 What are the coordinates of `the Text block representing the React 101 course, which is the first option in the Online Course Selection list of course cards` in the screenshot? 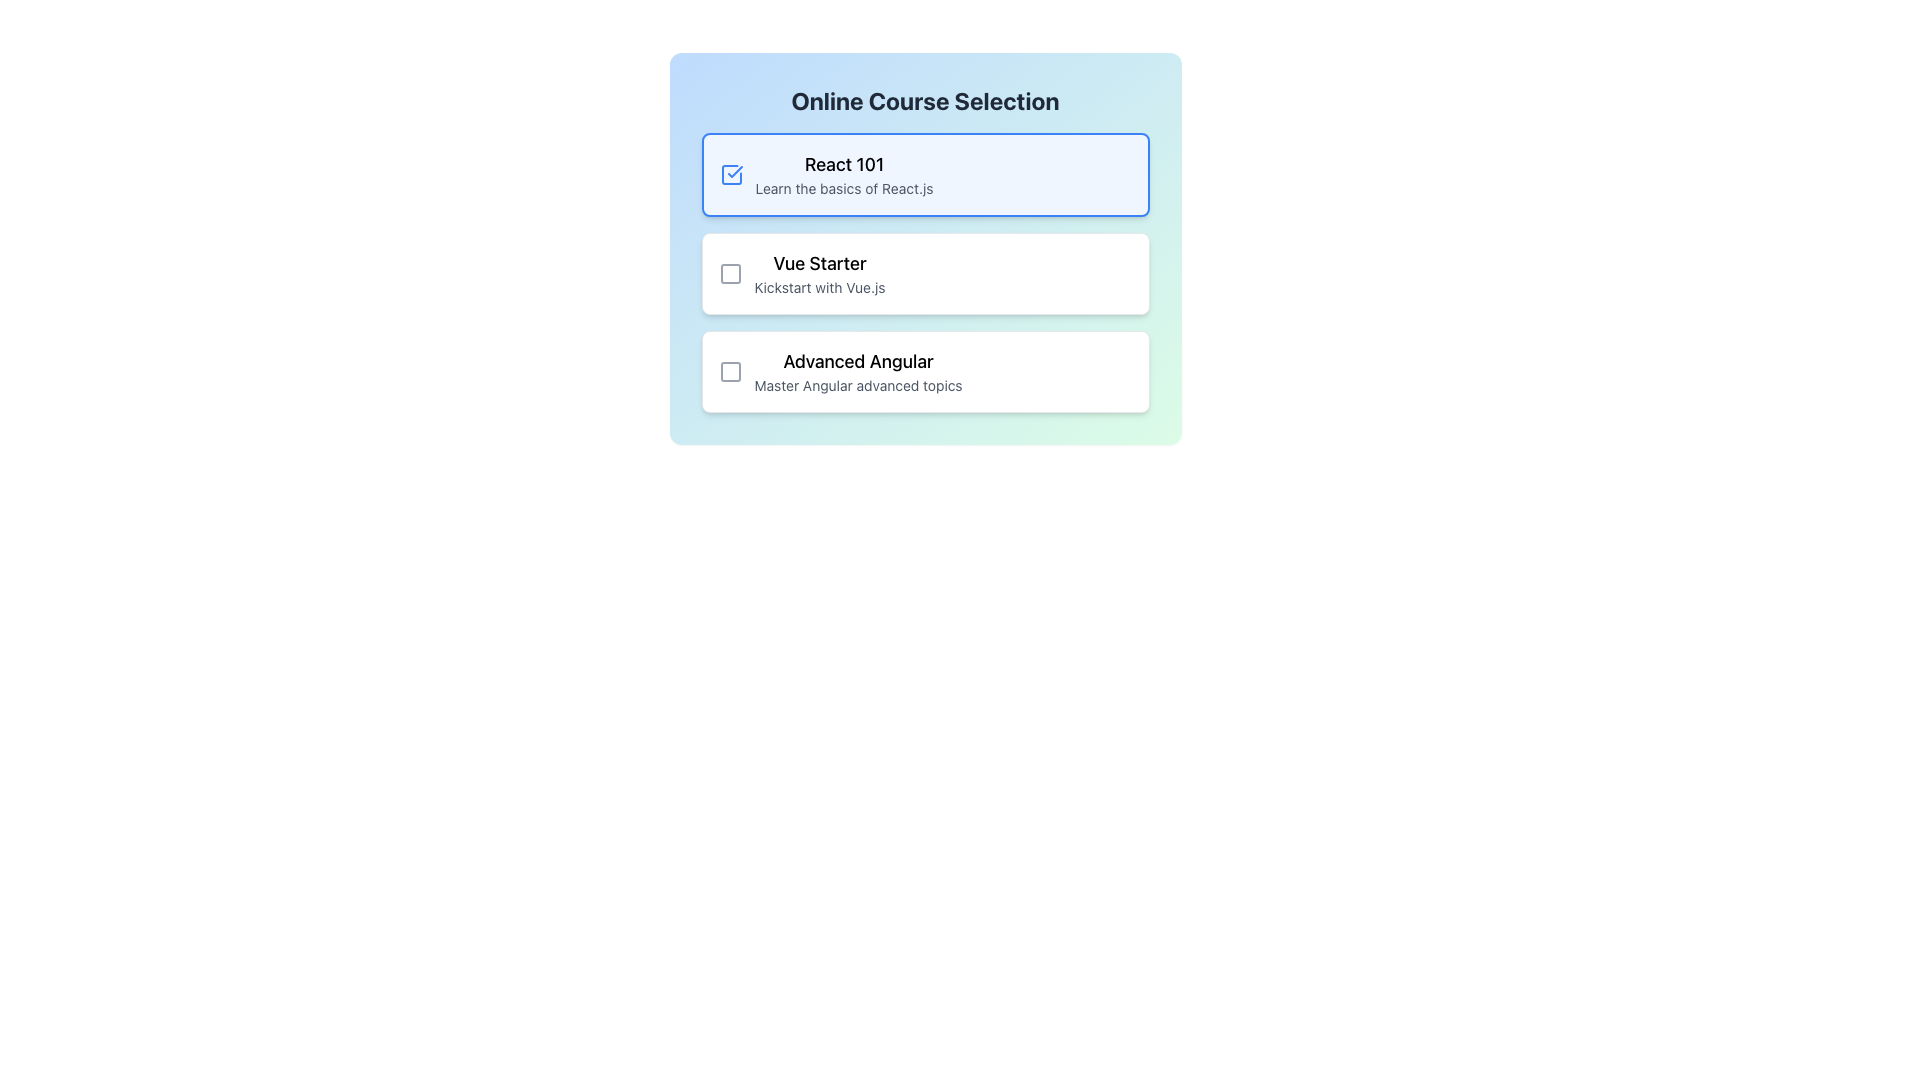 It's located at (826, 173).